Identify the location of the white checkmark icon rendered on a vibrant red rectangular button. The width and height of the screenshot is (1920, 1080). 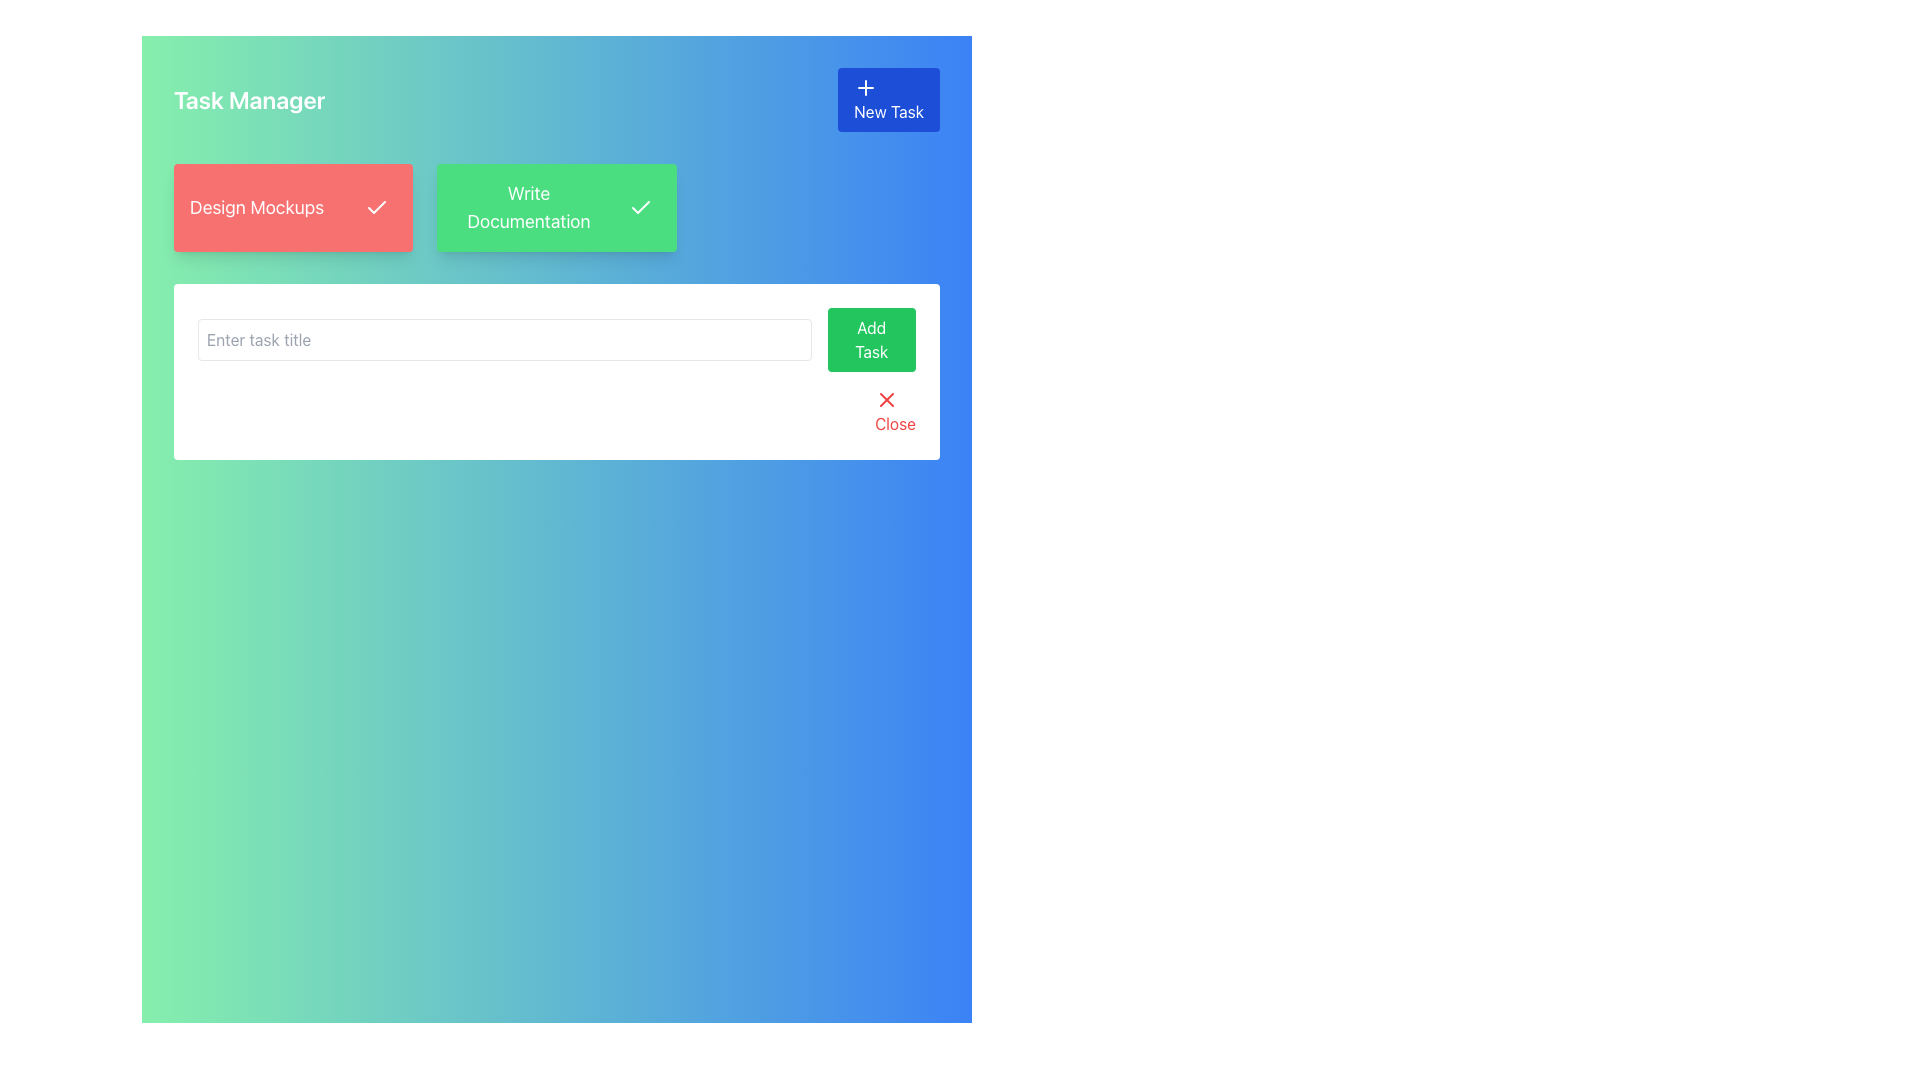
(377, 208).